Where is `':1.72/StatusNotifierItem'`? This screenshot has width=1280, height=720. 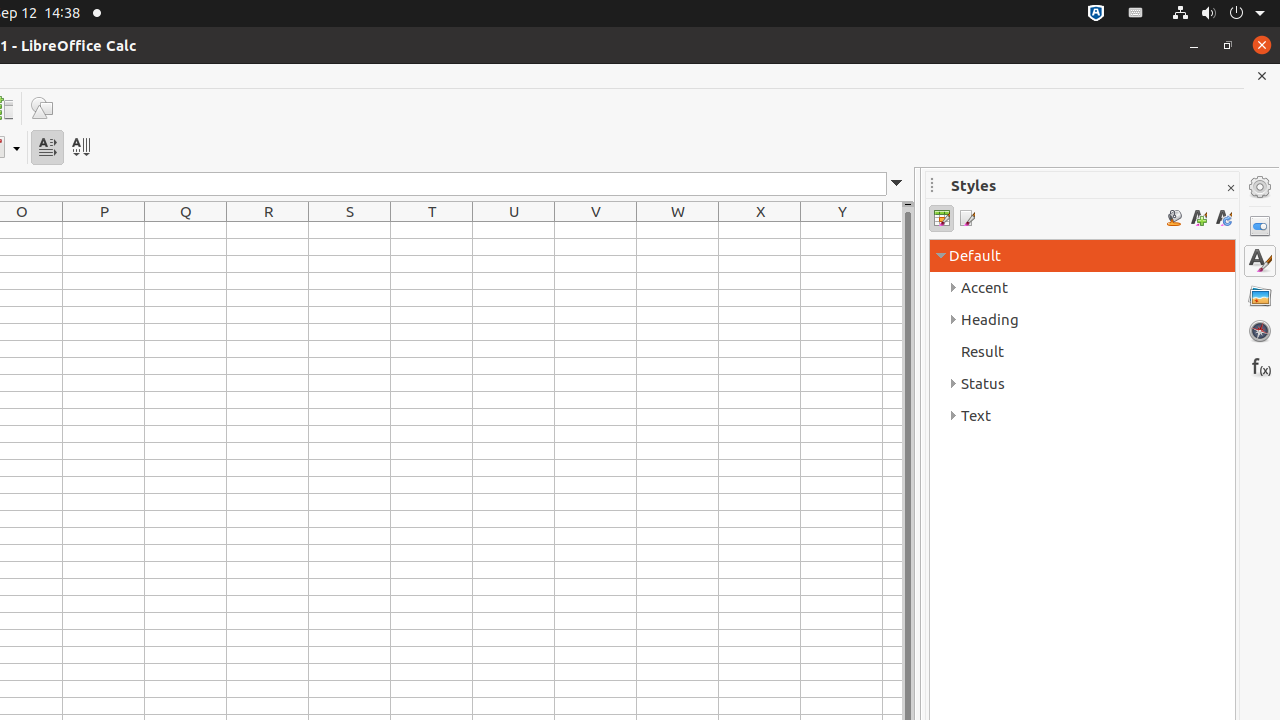 ':1.72/StatusNotifierItem' is located at coordinates (1094, 13).